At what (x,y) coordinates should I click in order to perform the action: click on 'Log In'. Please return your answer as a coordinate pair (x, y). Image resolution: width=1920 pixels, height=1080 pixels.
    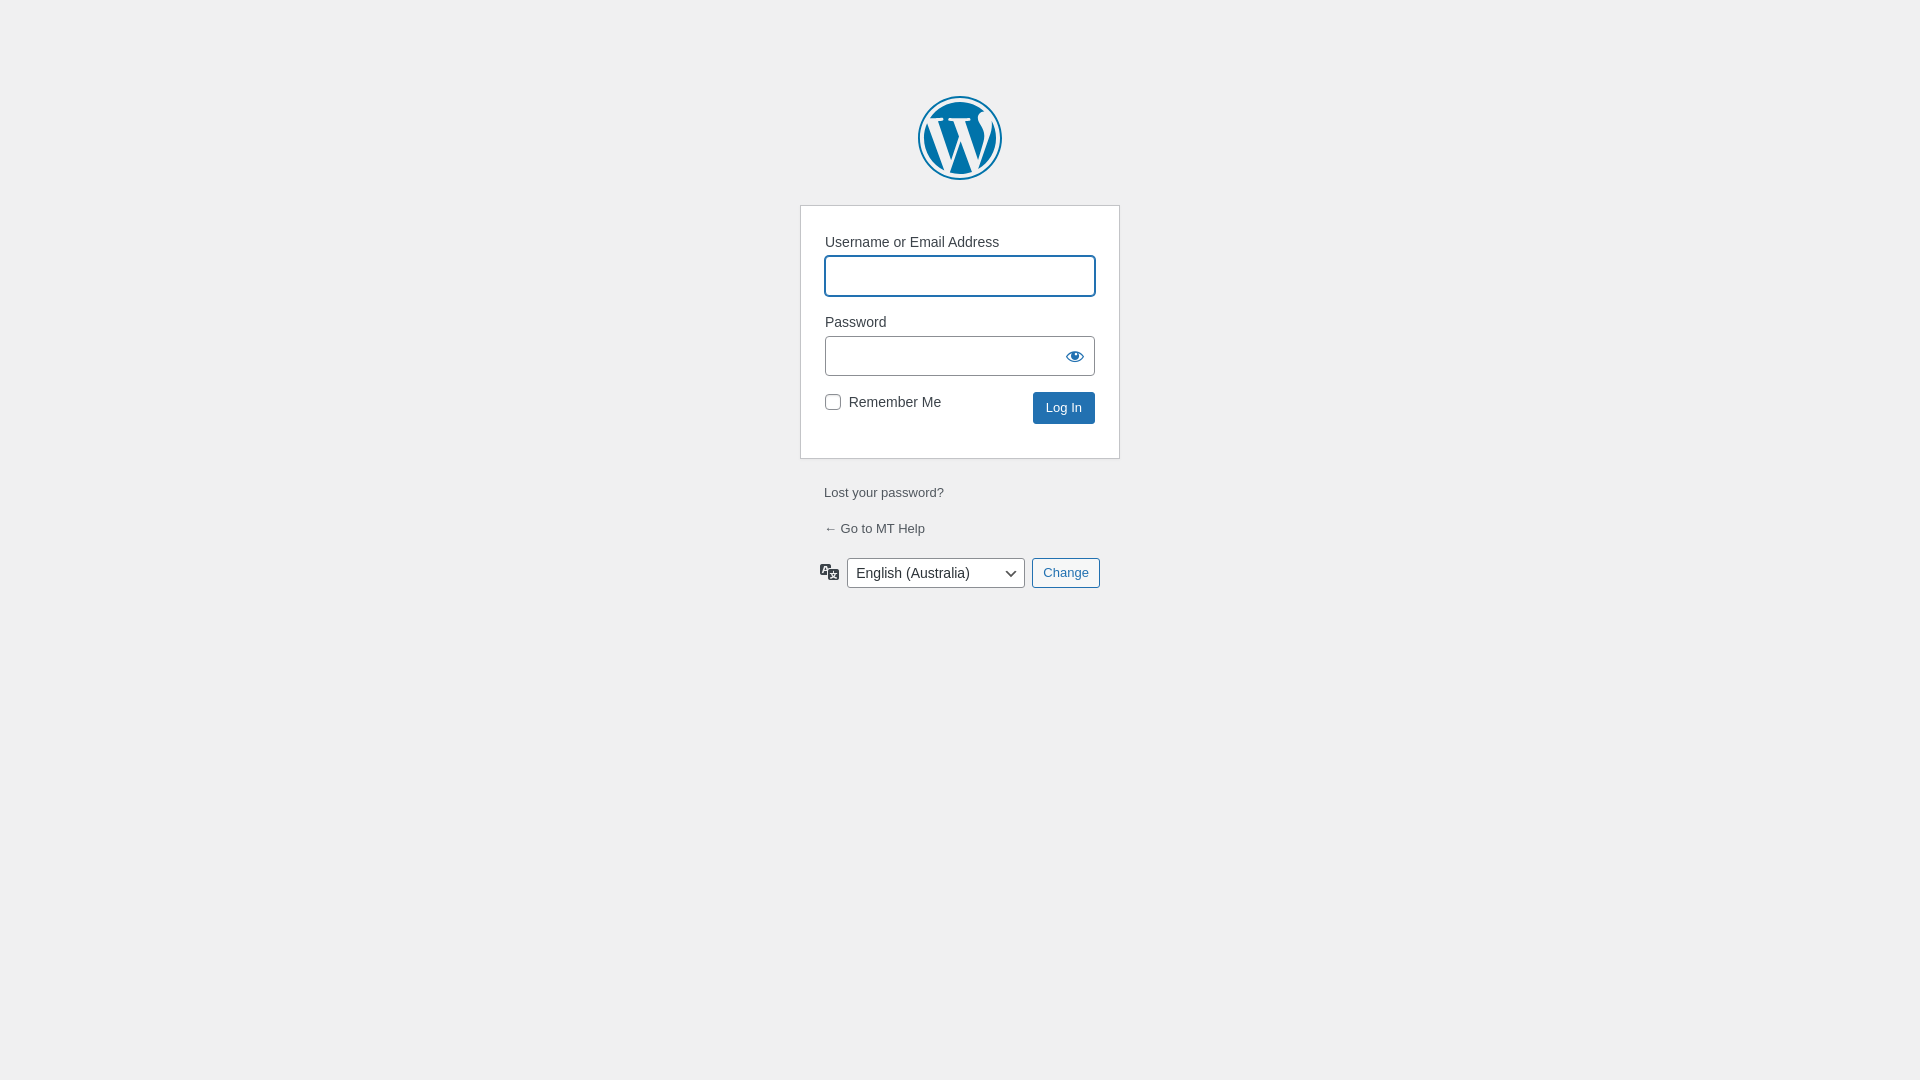
    Looking at the image, I should click on (1032, 407).